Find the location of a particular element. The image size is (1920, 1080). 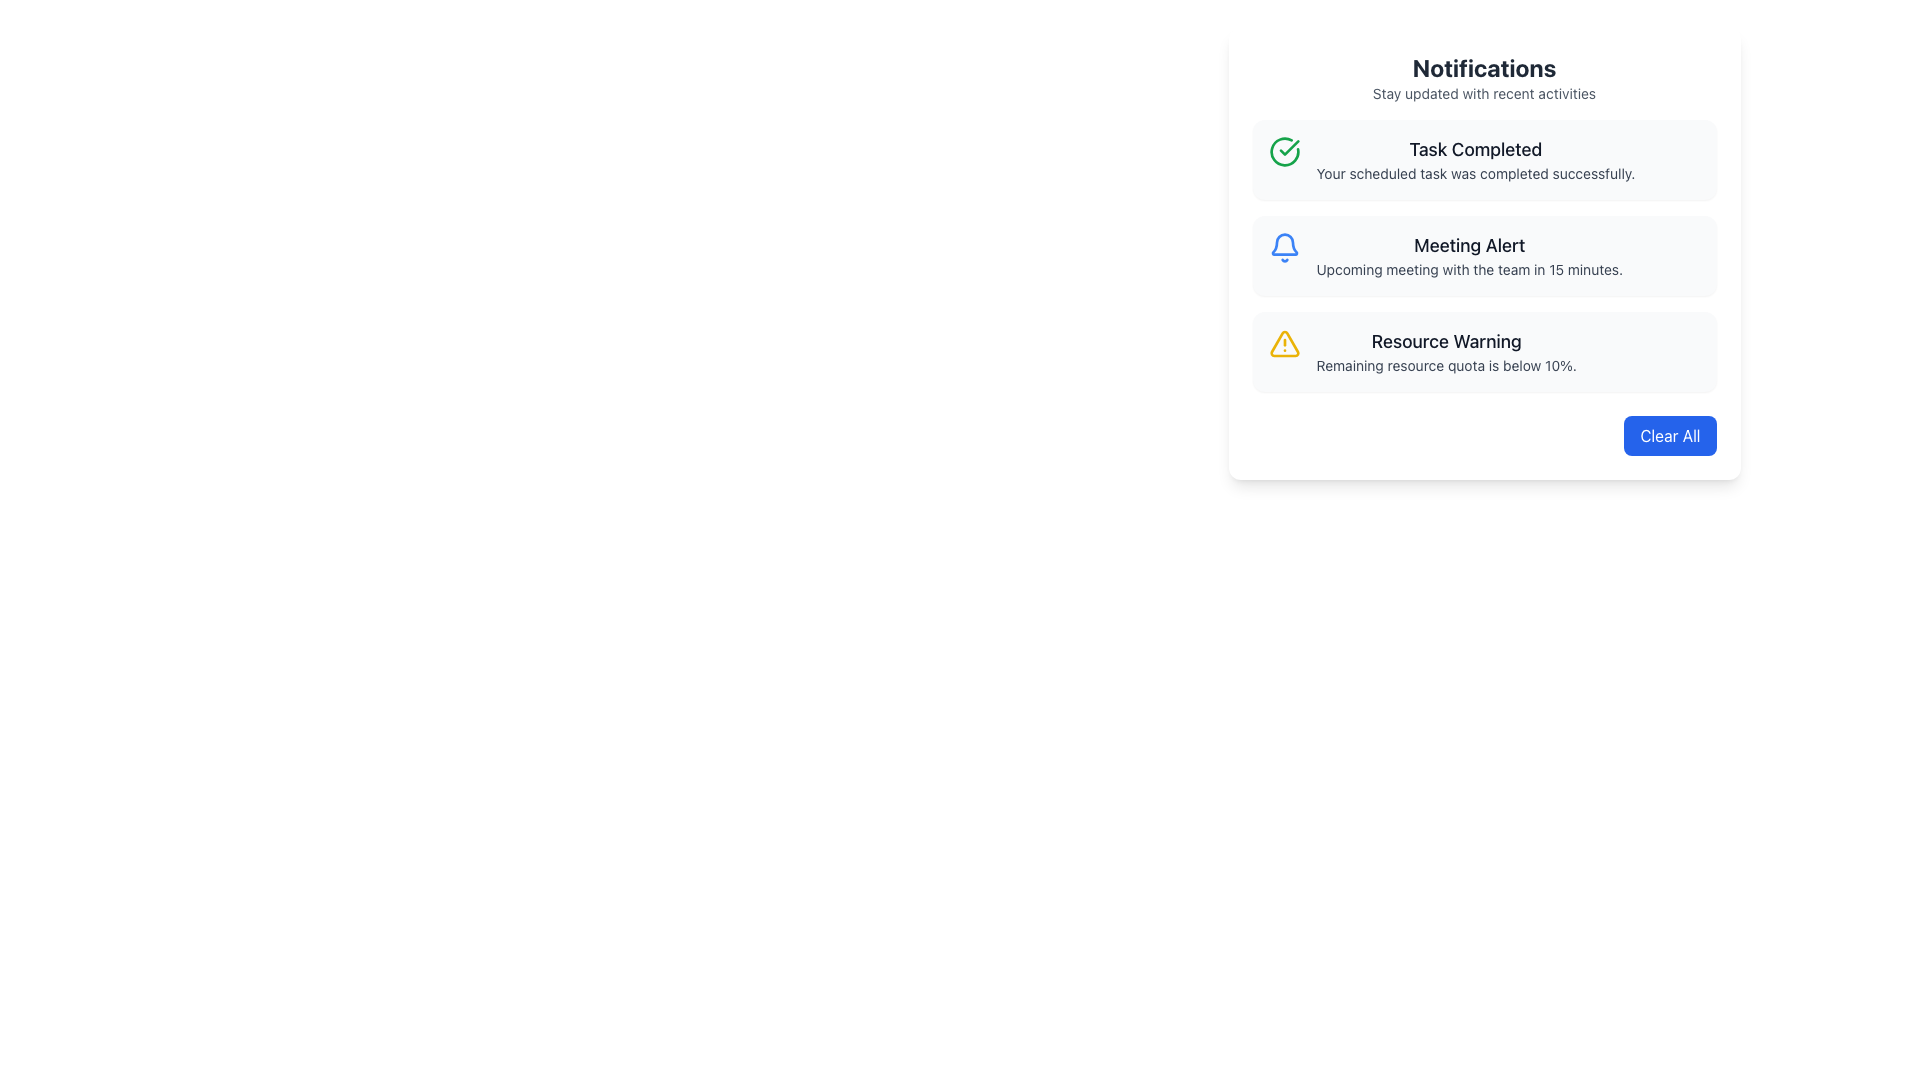

text displayed in the 'Notifications' section at the top of the white card layout, which includes a bold title and a subtitle is located at coordinates (1484, 76).